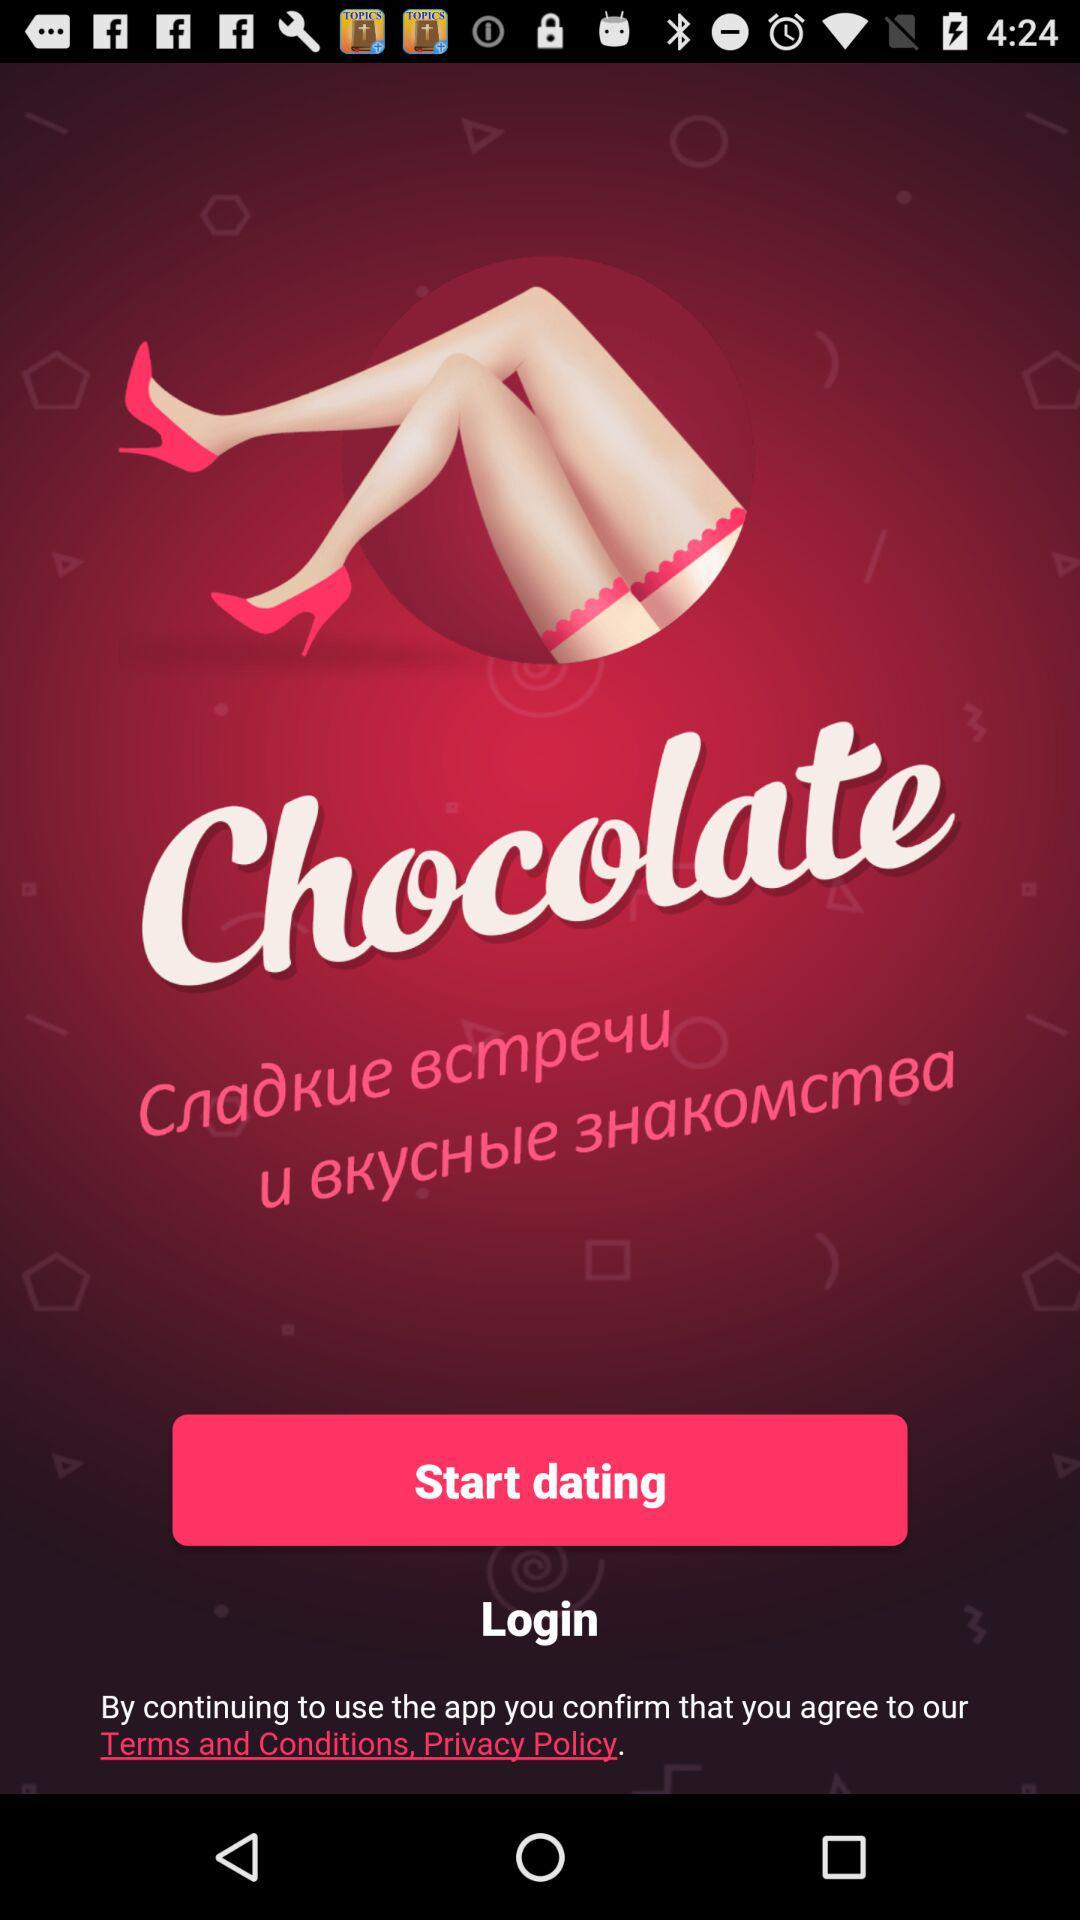 The image size is (1080, 1920). Describe the element at coordinates (540, 1730) in the screenshot. I see `advertisement` at that location.